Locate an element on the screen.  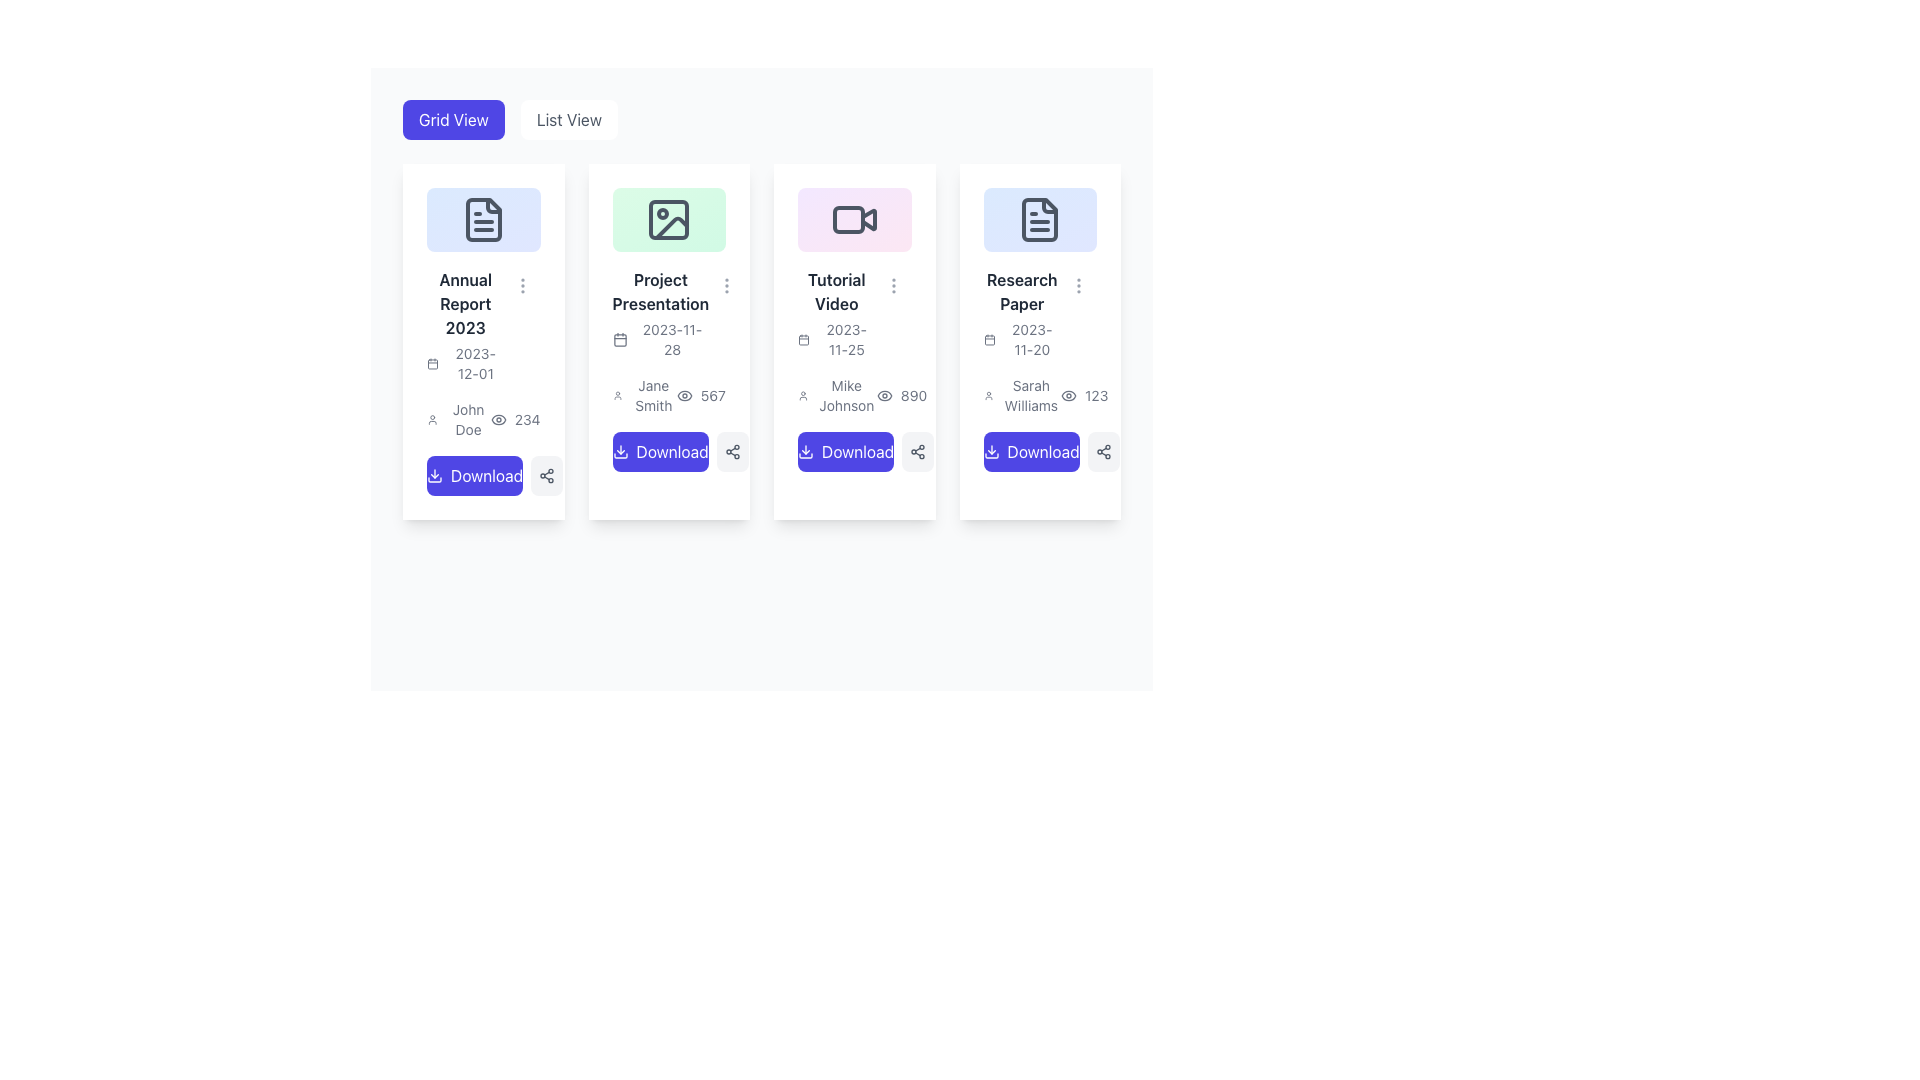
the date string '2023-11-20' displayed in gray font, located below the title 'Research Paper' in the details section of the card is located at coordinates (1022, 338).